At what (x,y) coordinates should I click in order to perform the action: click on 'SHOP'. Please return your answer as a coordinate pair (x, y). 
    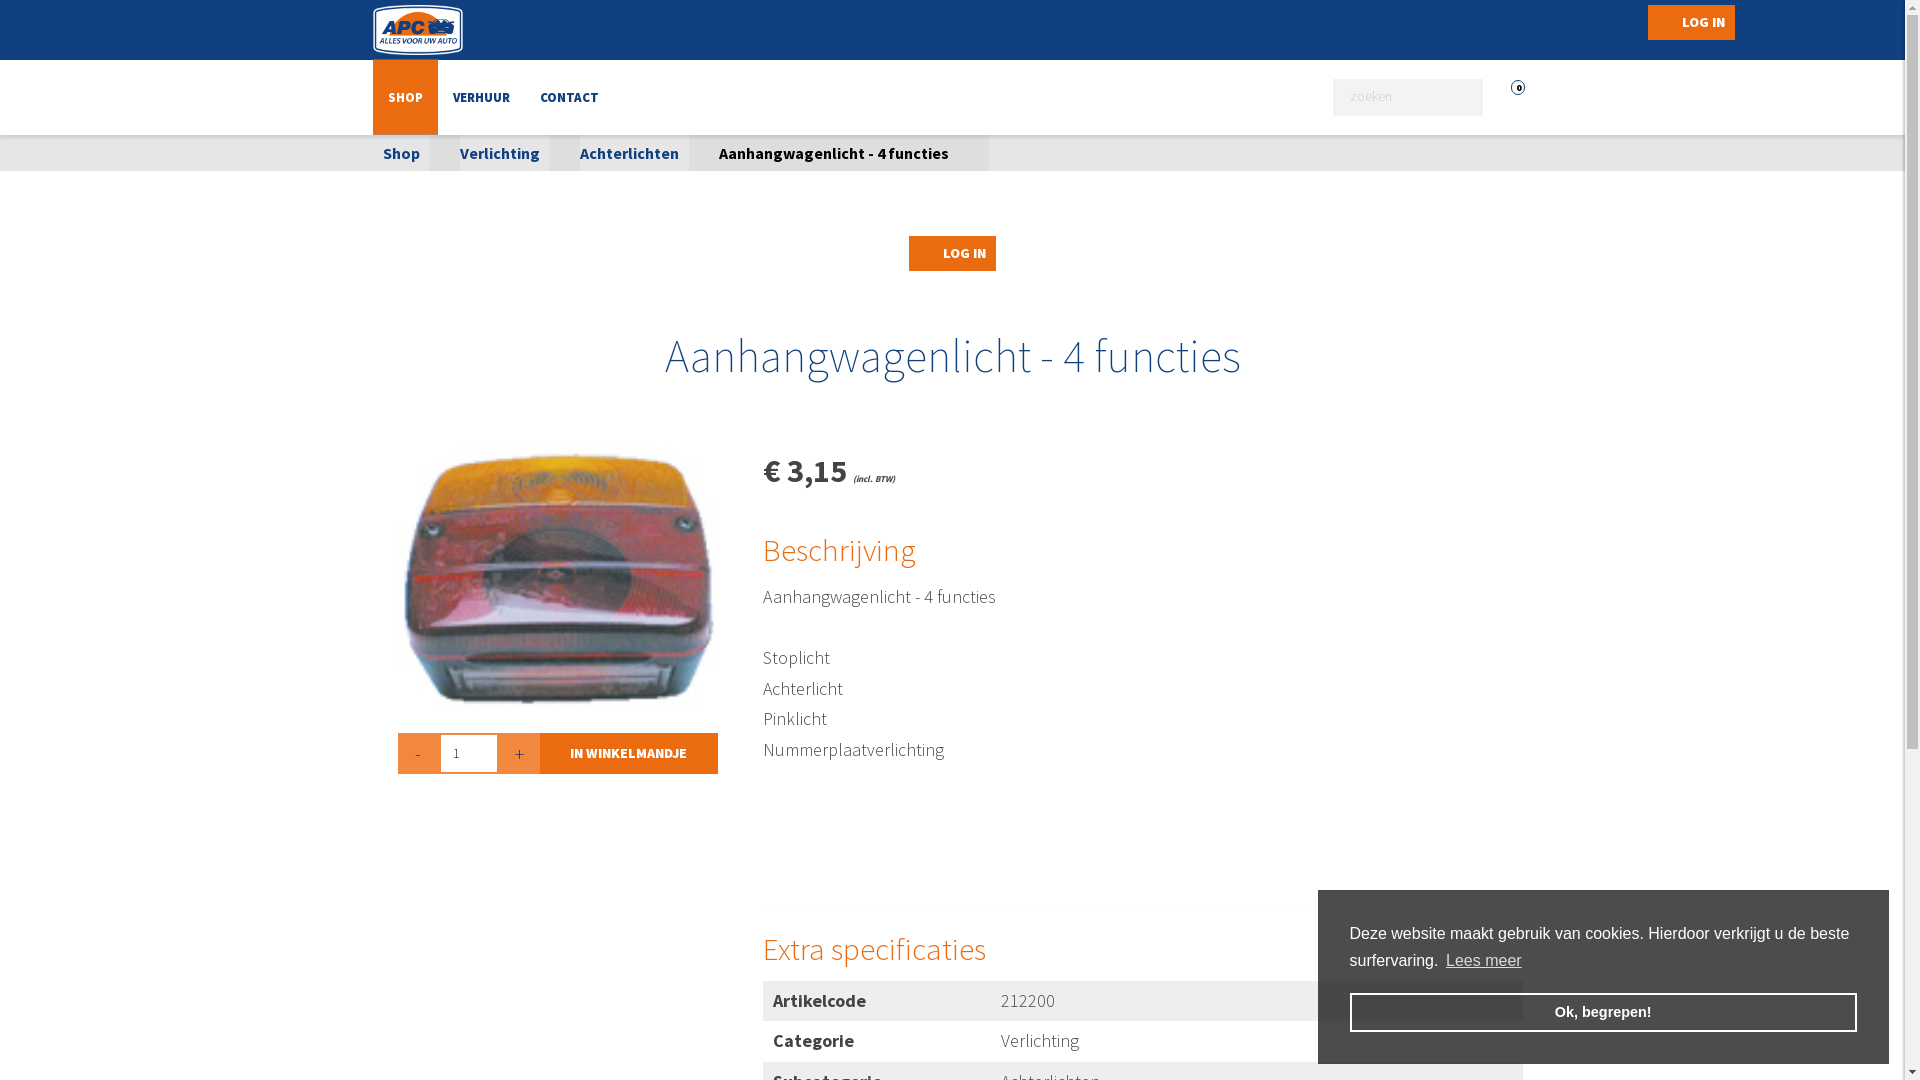
    Looking at the image, I should click on (403, 97).